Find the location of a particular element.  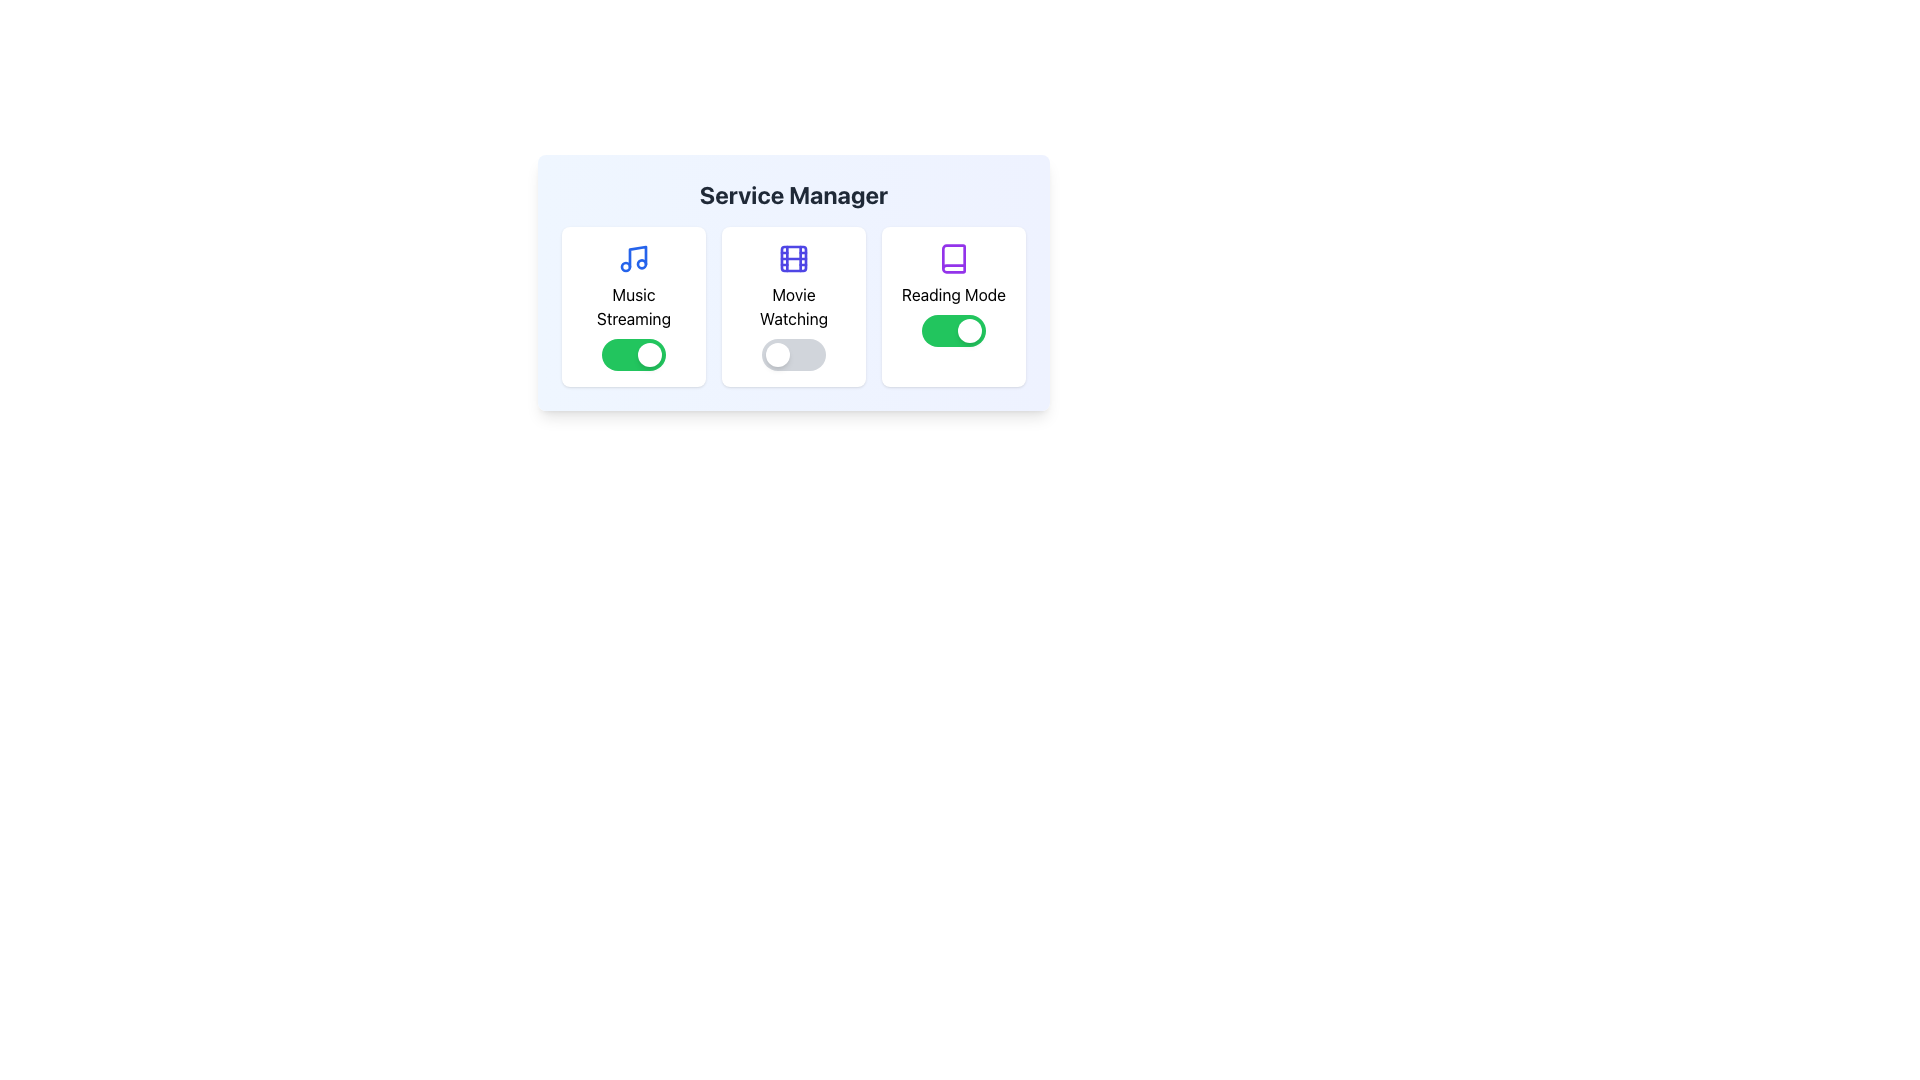

the toggle switch located in the 'Music Streaming' card is located at coordinates (632, 353).